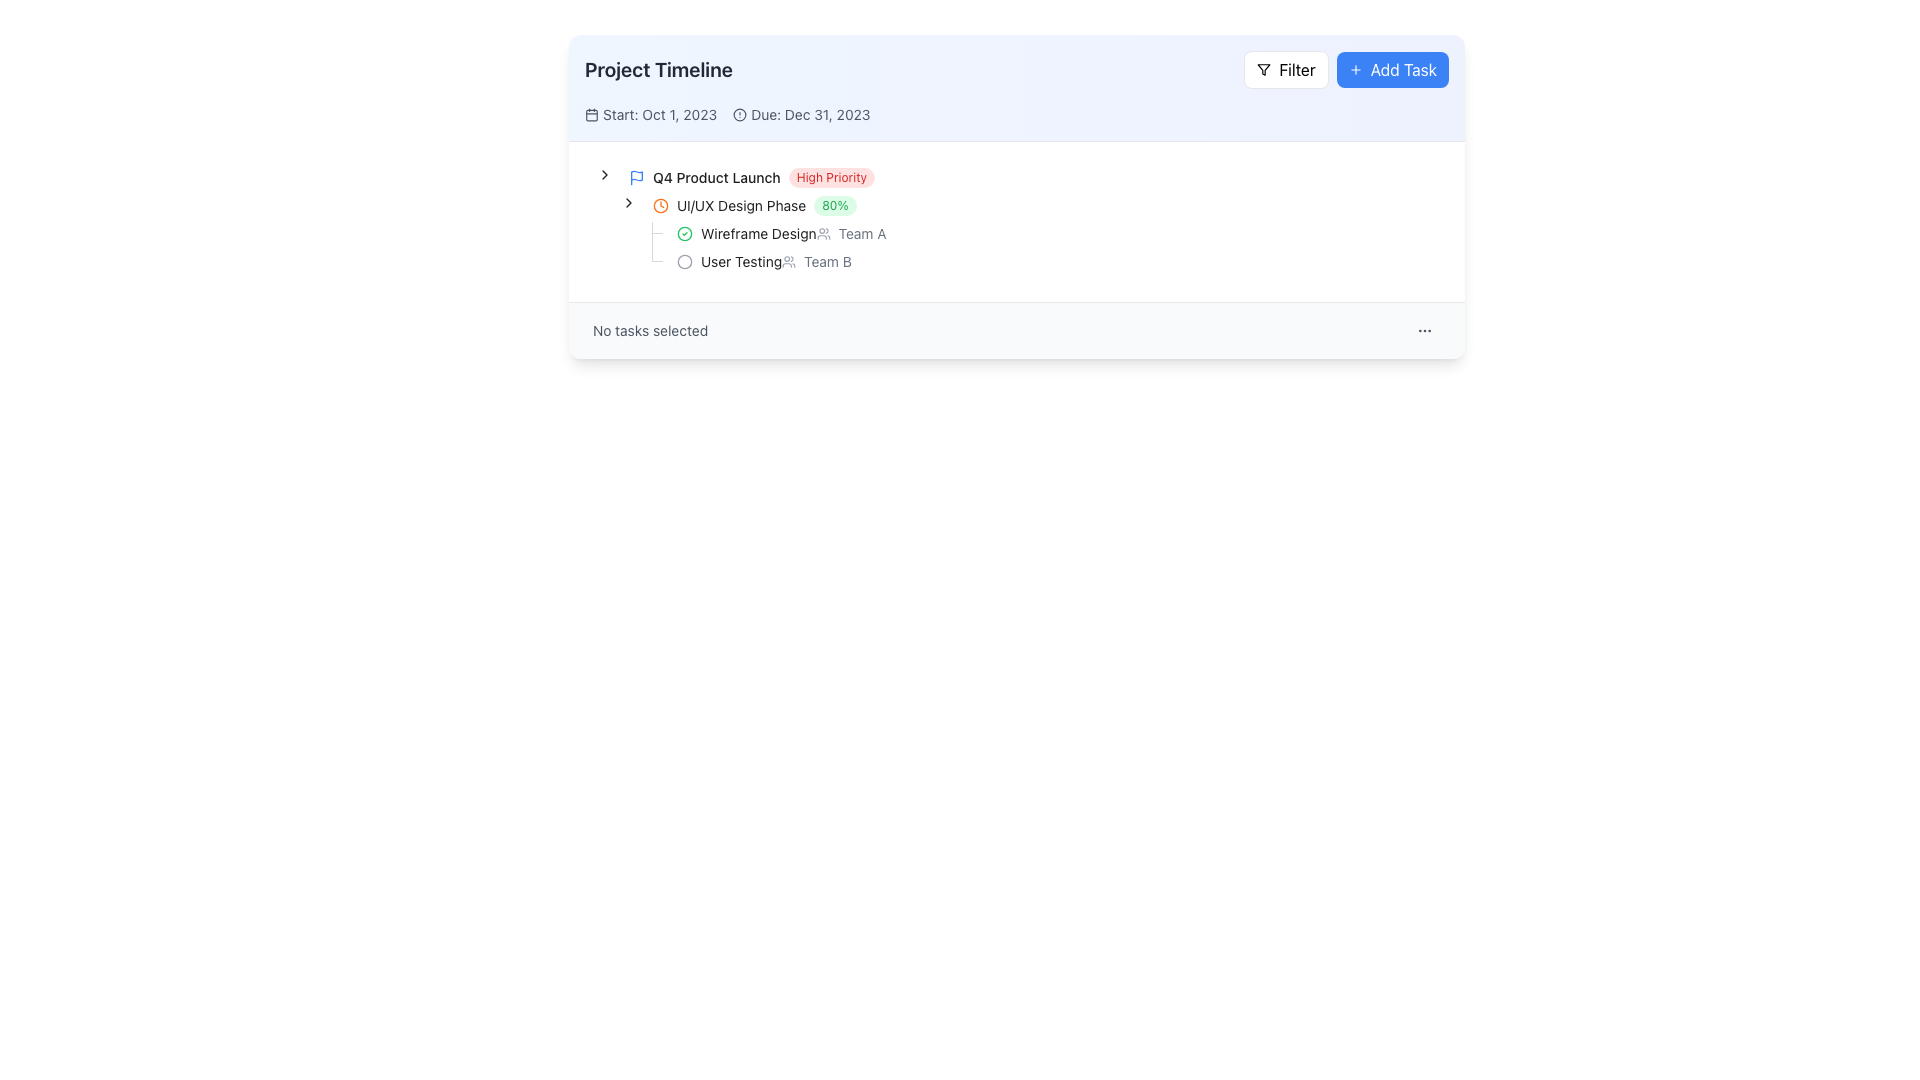  I want to click on text label displaying 'Filter' which is located in the upper-right section of the page, adjacent to a funnel-shaped icon, so click(1297, 68).